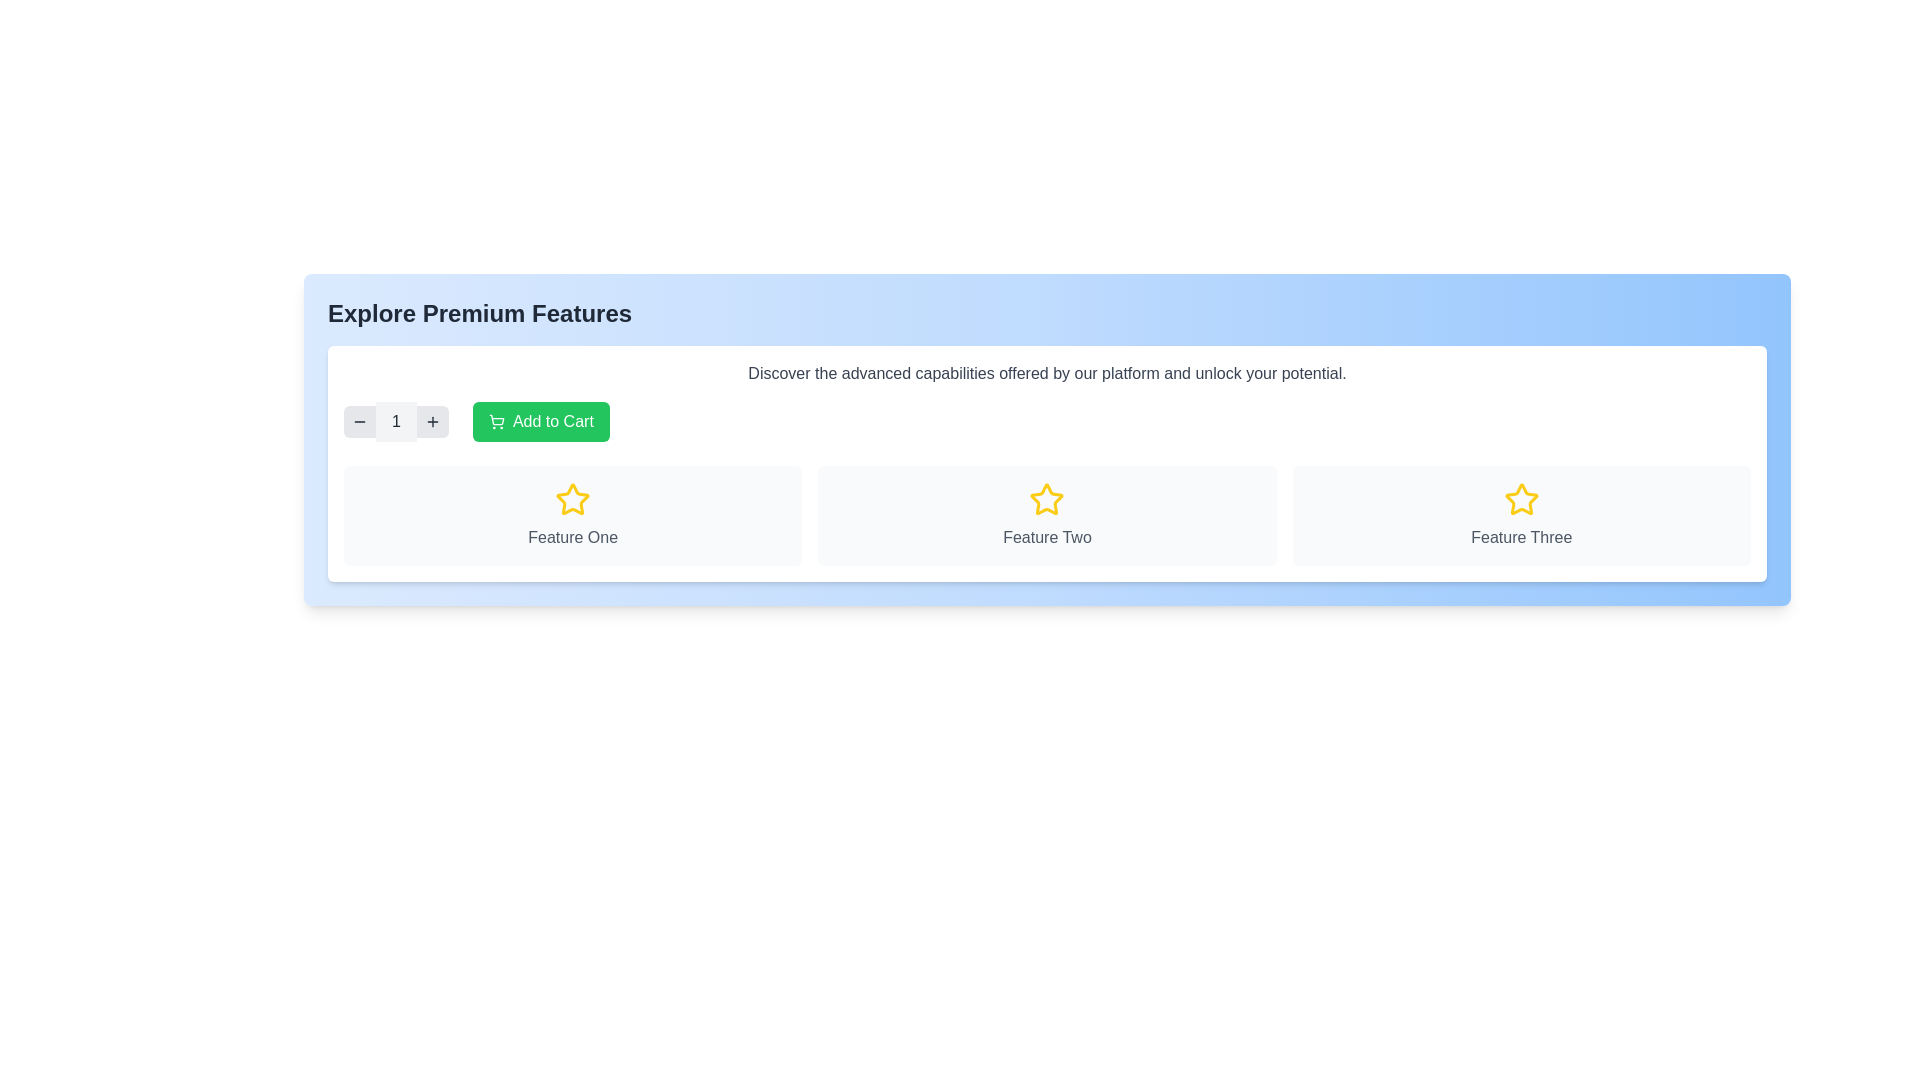 This screenshot has height=1080, width=1920. I want to click on the 'Add to Cart' button which contains the graphical shopping cart icon, so click(496, 419).